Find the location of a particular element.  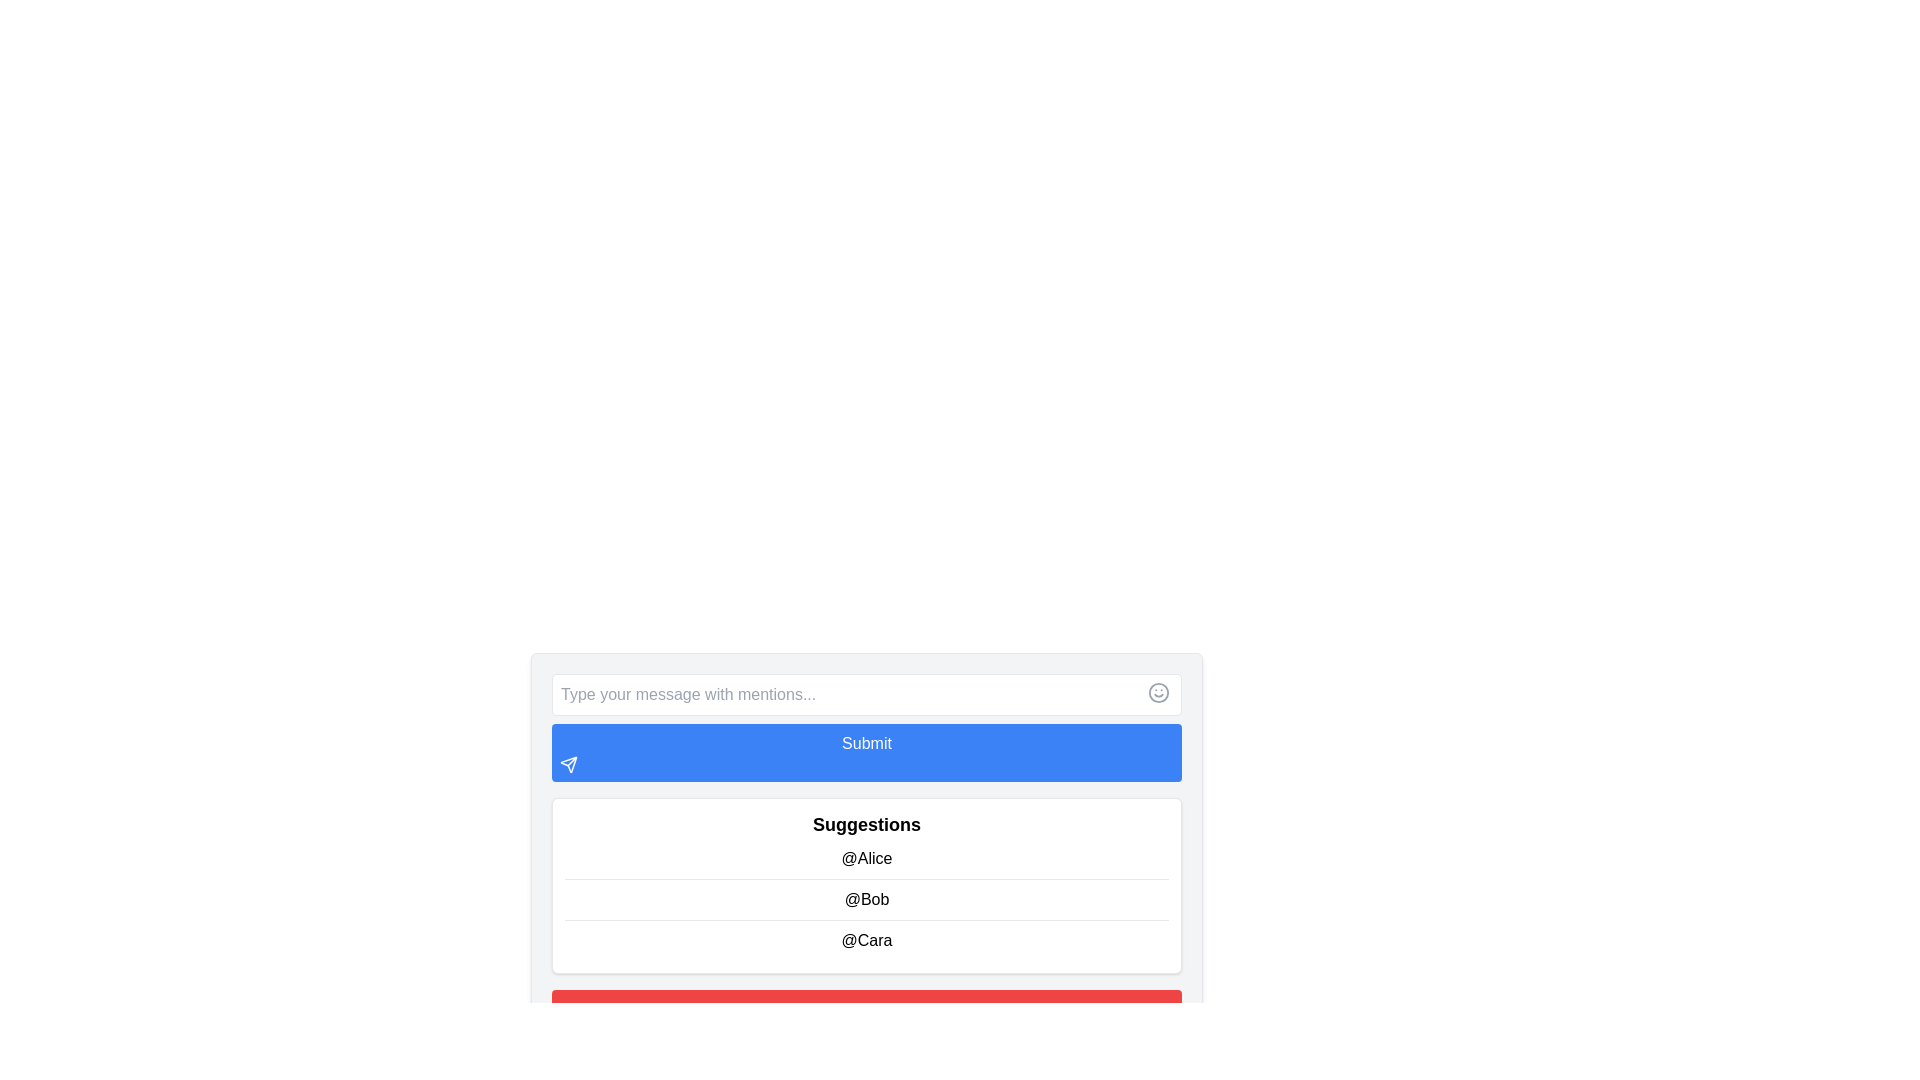

the 'Suggestions' heading element styled in large, bold font is located at coordinates (867, 825).